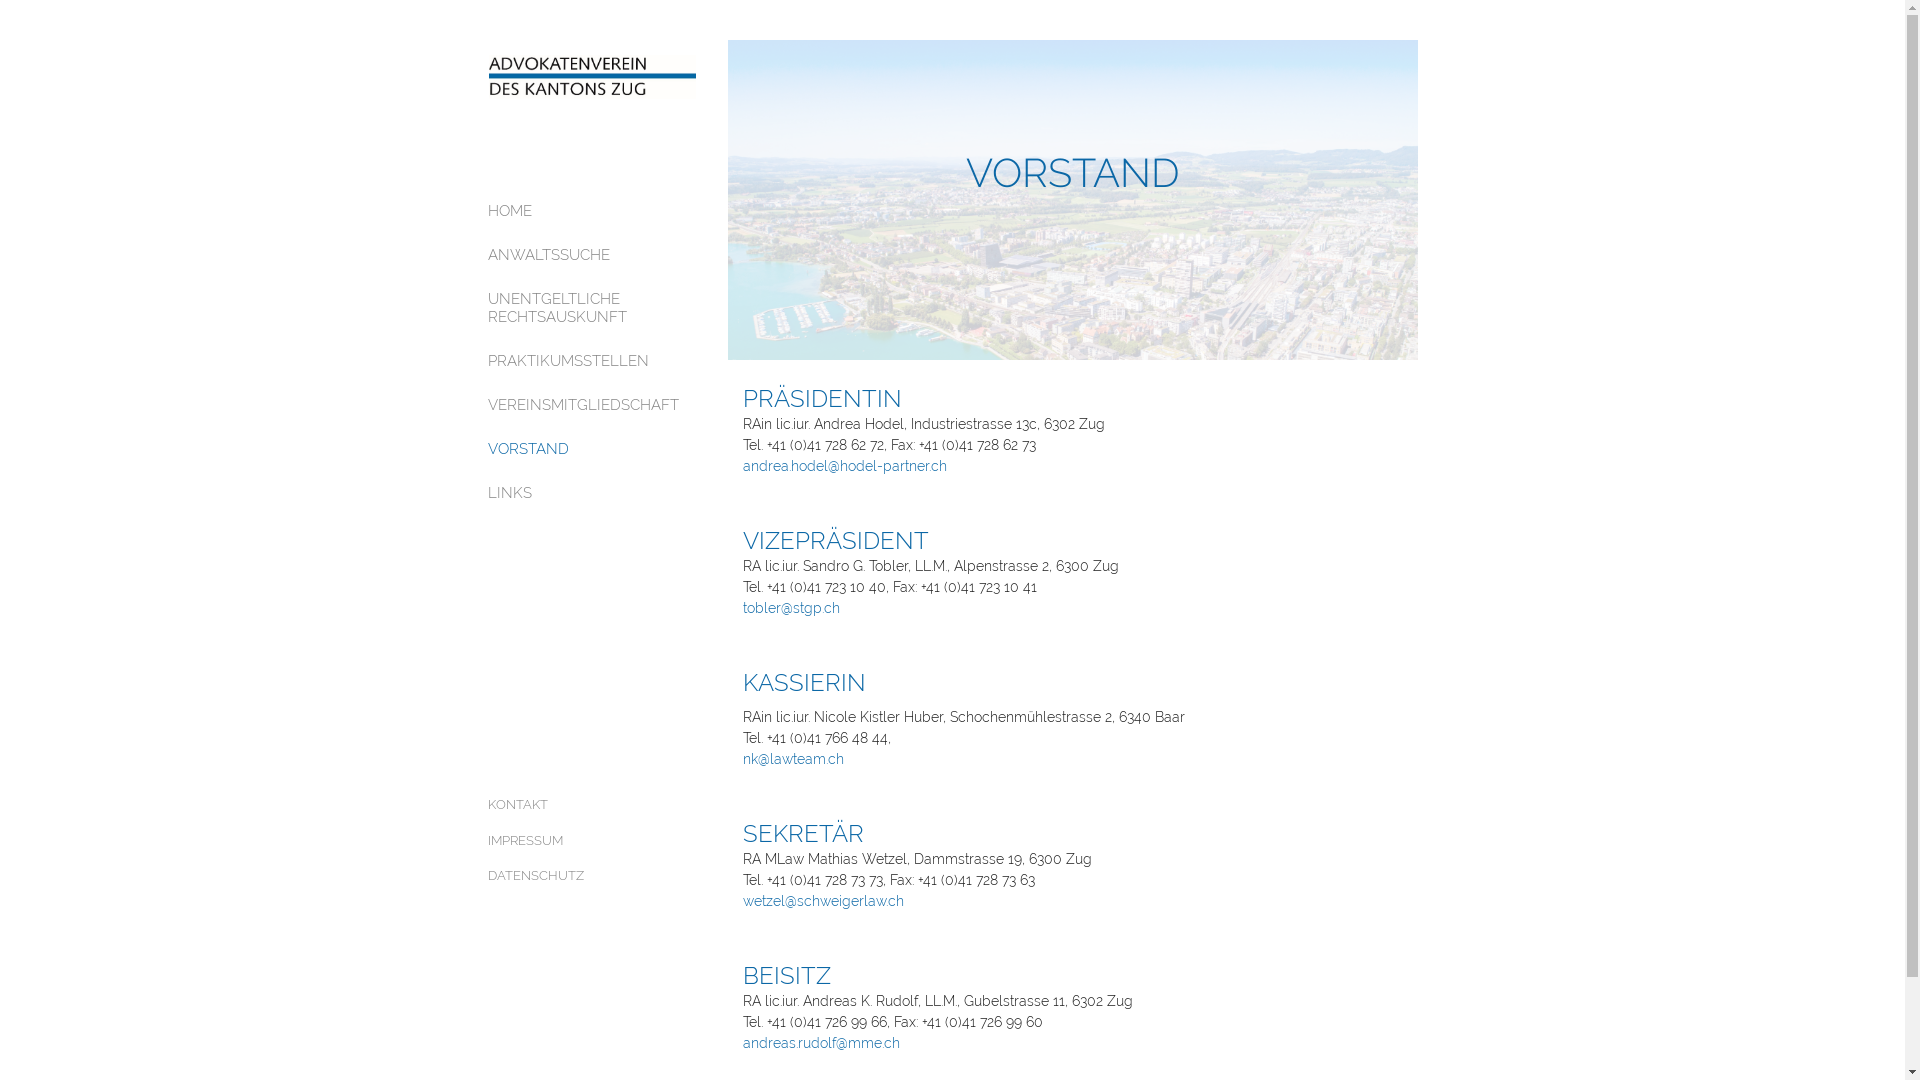 The width and height of the screenshot is (1920, 1080). What do you see at coordinates (592, 405) in the screenshot?
I see `'VEREINSMITGLIEDSCHAFT'` at bounding box center [592, 405].